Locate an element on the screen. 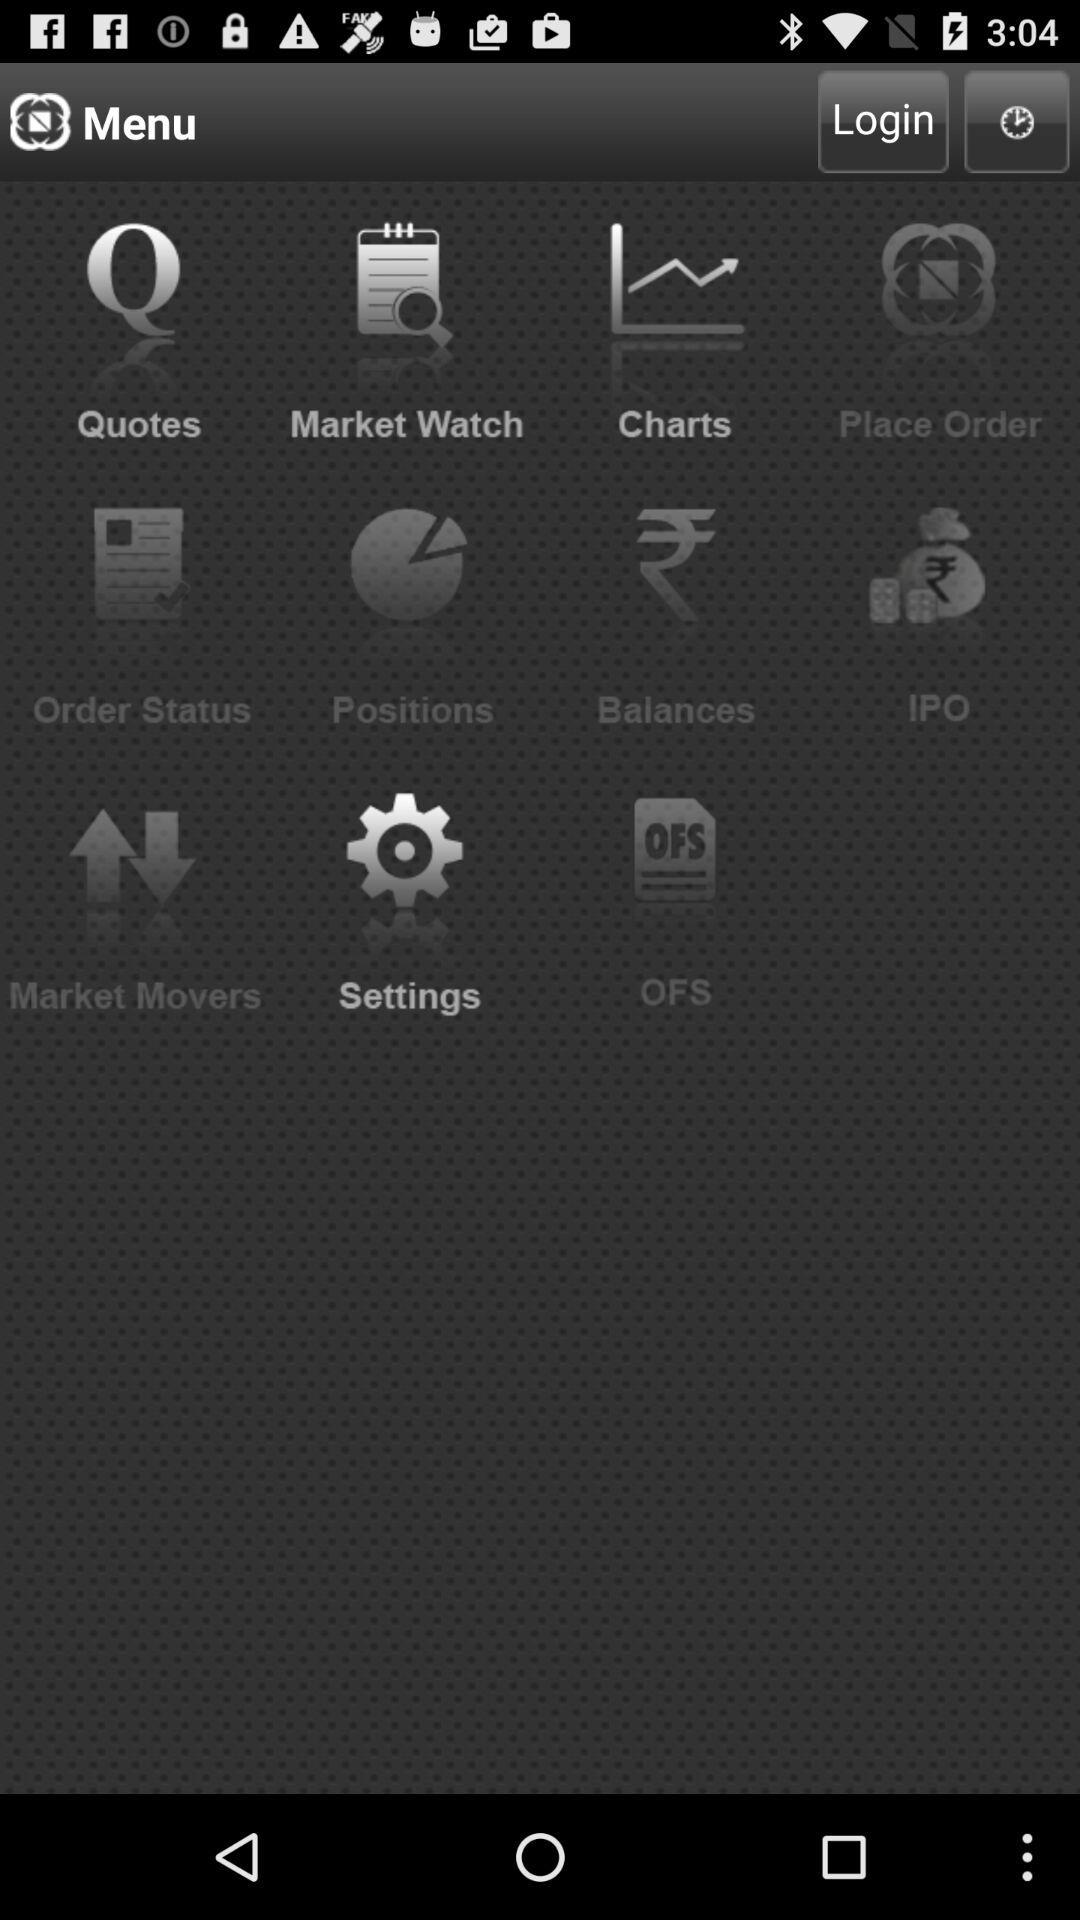  analog time is located at coordinates (1017, 120).